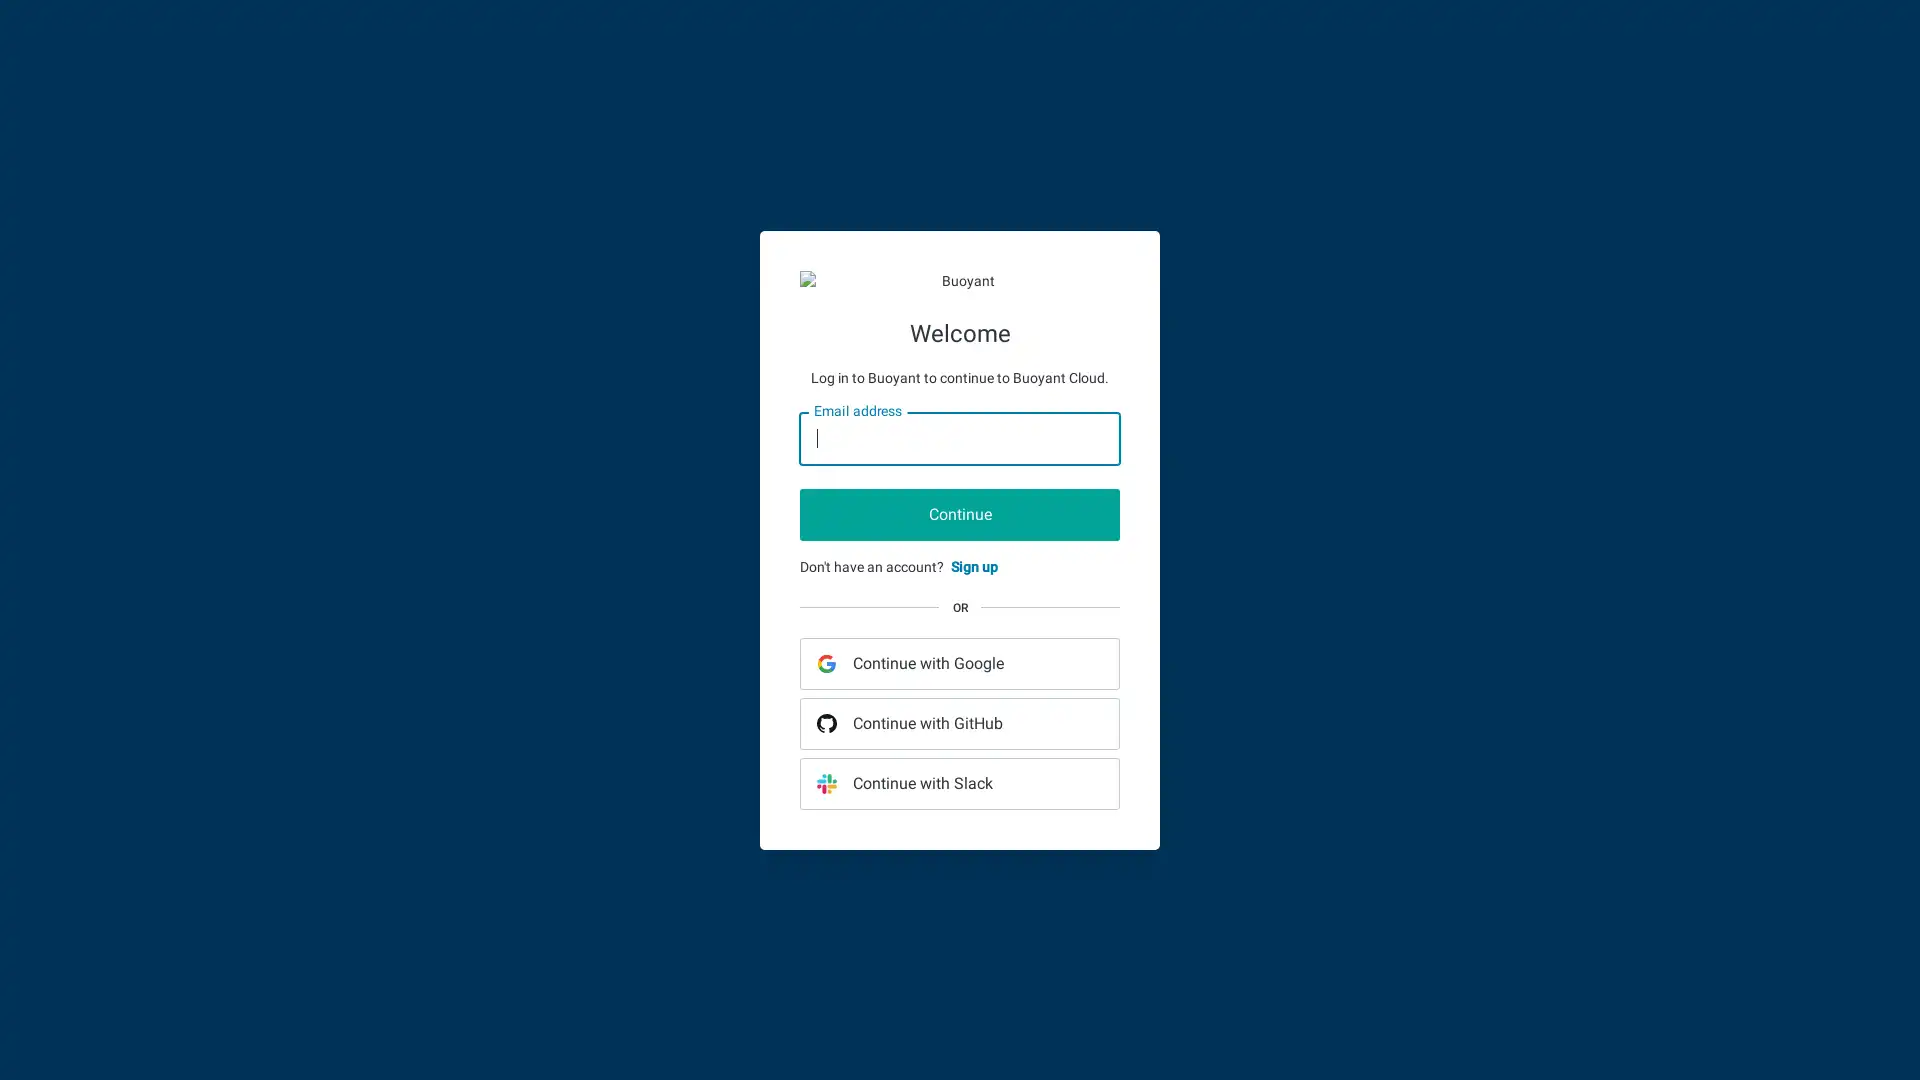 The width and height of the screenshot is (1920, 1080). What do you see at coordinates (960, 663) in the screenshot?
I see `Continue with Google` at bounding box center [960, 663].